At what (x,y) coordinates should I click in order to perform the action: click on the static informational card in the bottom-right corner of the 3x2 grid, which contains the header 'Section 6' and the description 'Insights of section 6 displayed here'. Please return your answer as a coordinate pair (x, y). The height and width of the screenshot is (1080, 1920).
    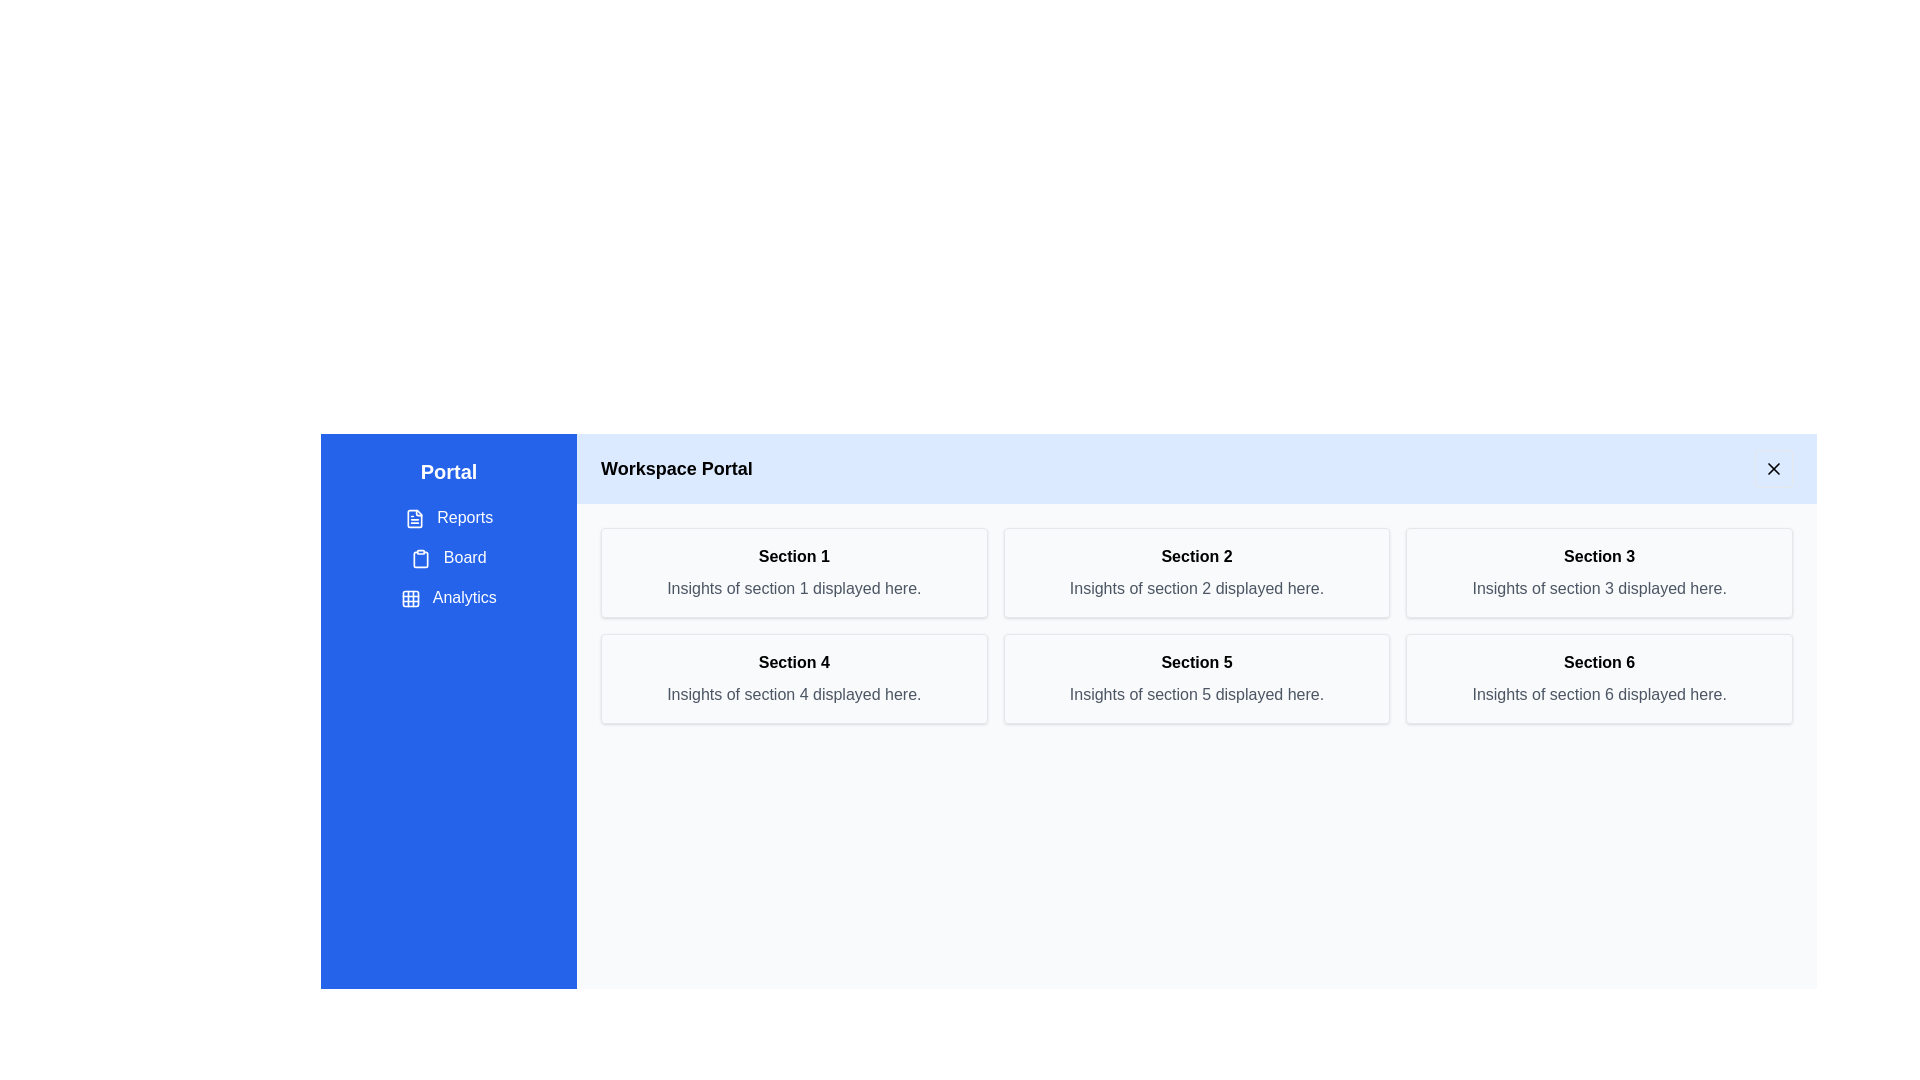
    Looking at the image, I should click on (1598, 677).